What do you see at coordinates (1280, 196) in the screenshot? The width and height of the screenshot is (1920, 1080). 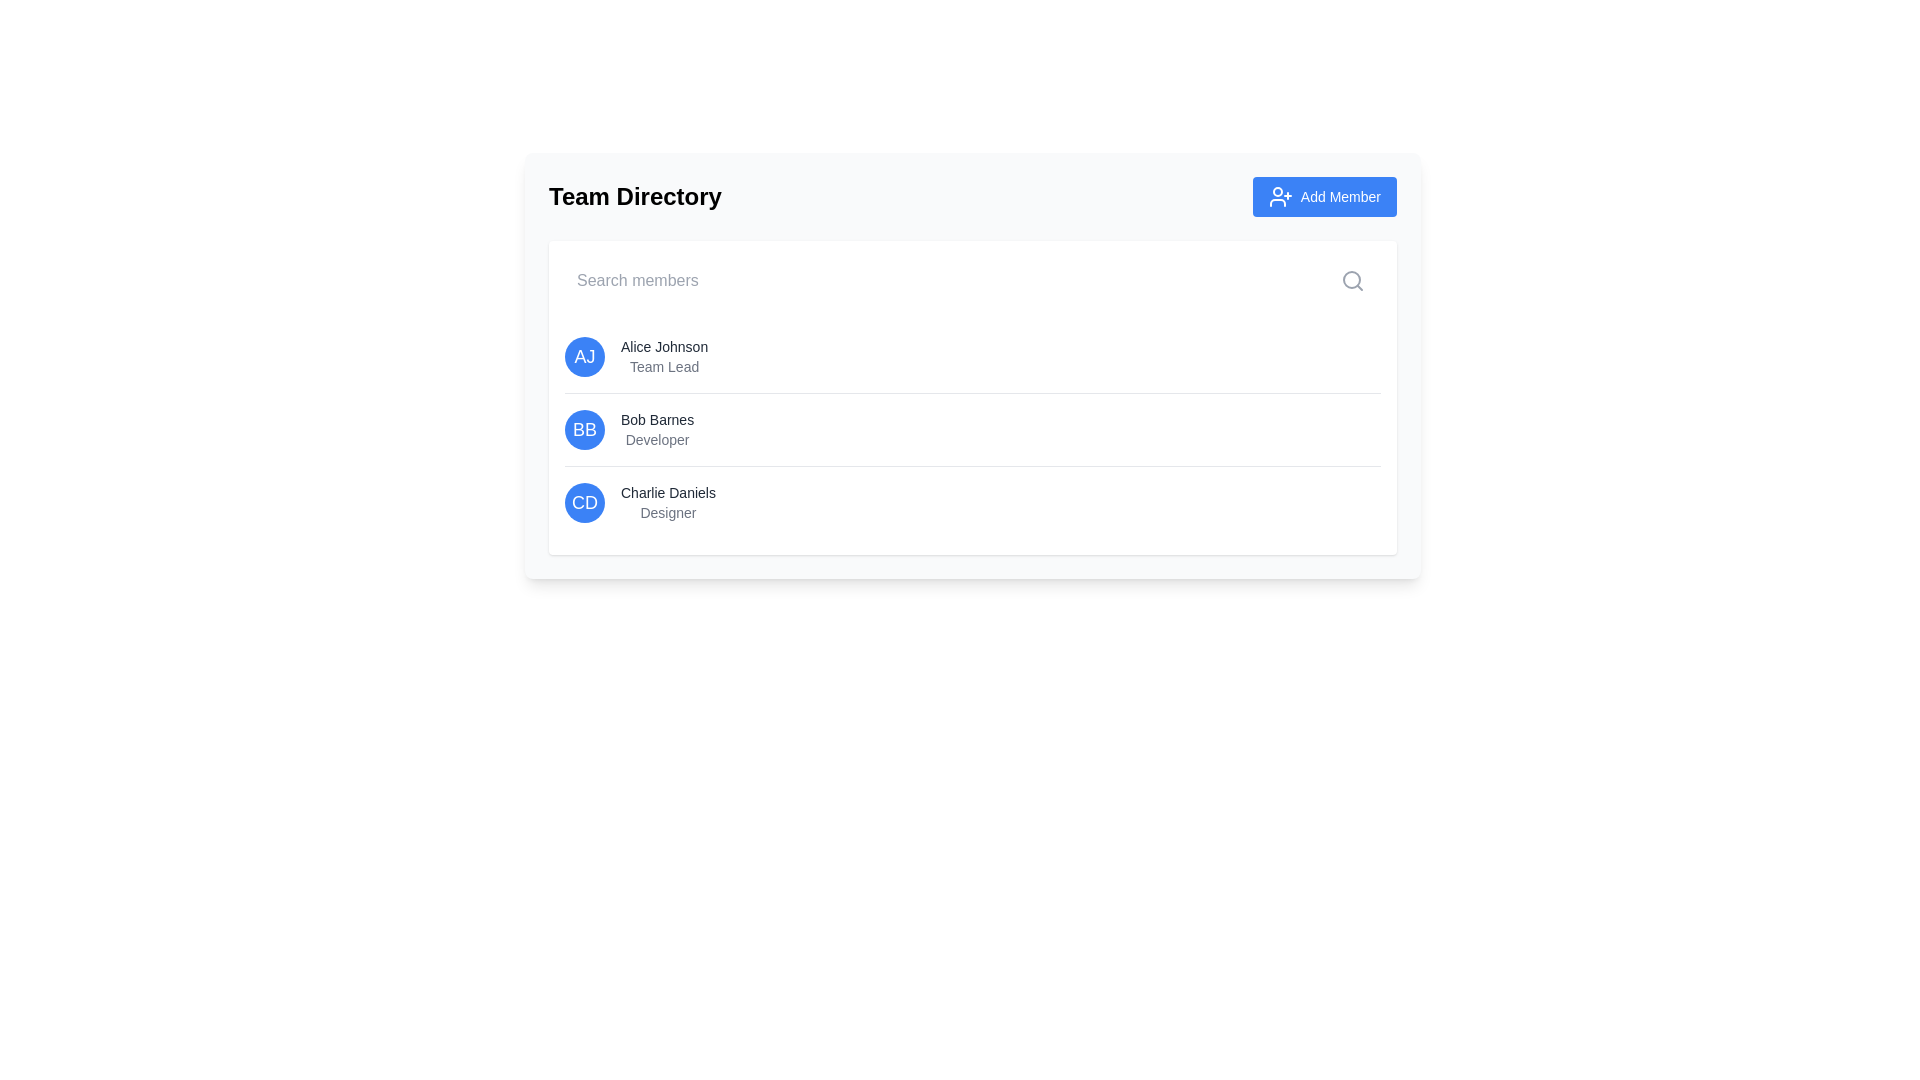 I see `the 'Add Member' icon located at the top-right corner of the visible card` at bounding box center [1280, 196].